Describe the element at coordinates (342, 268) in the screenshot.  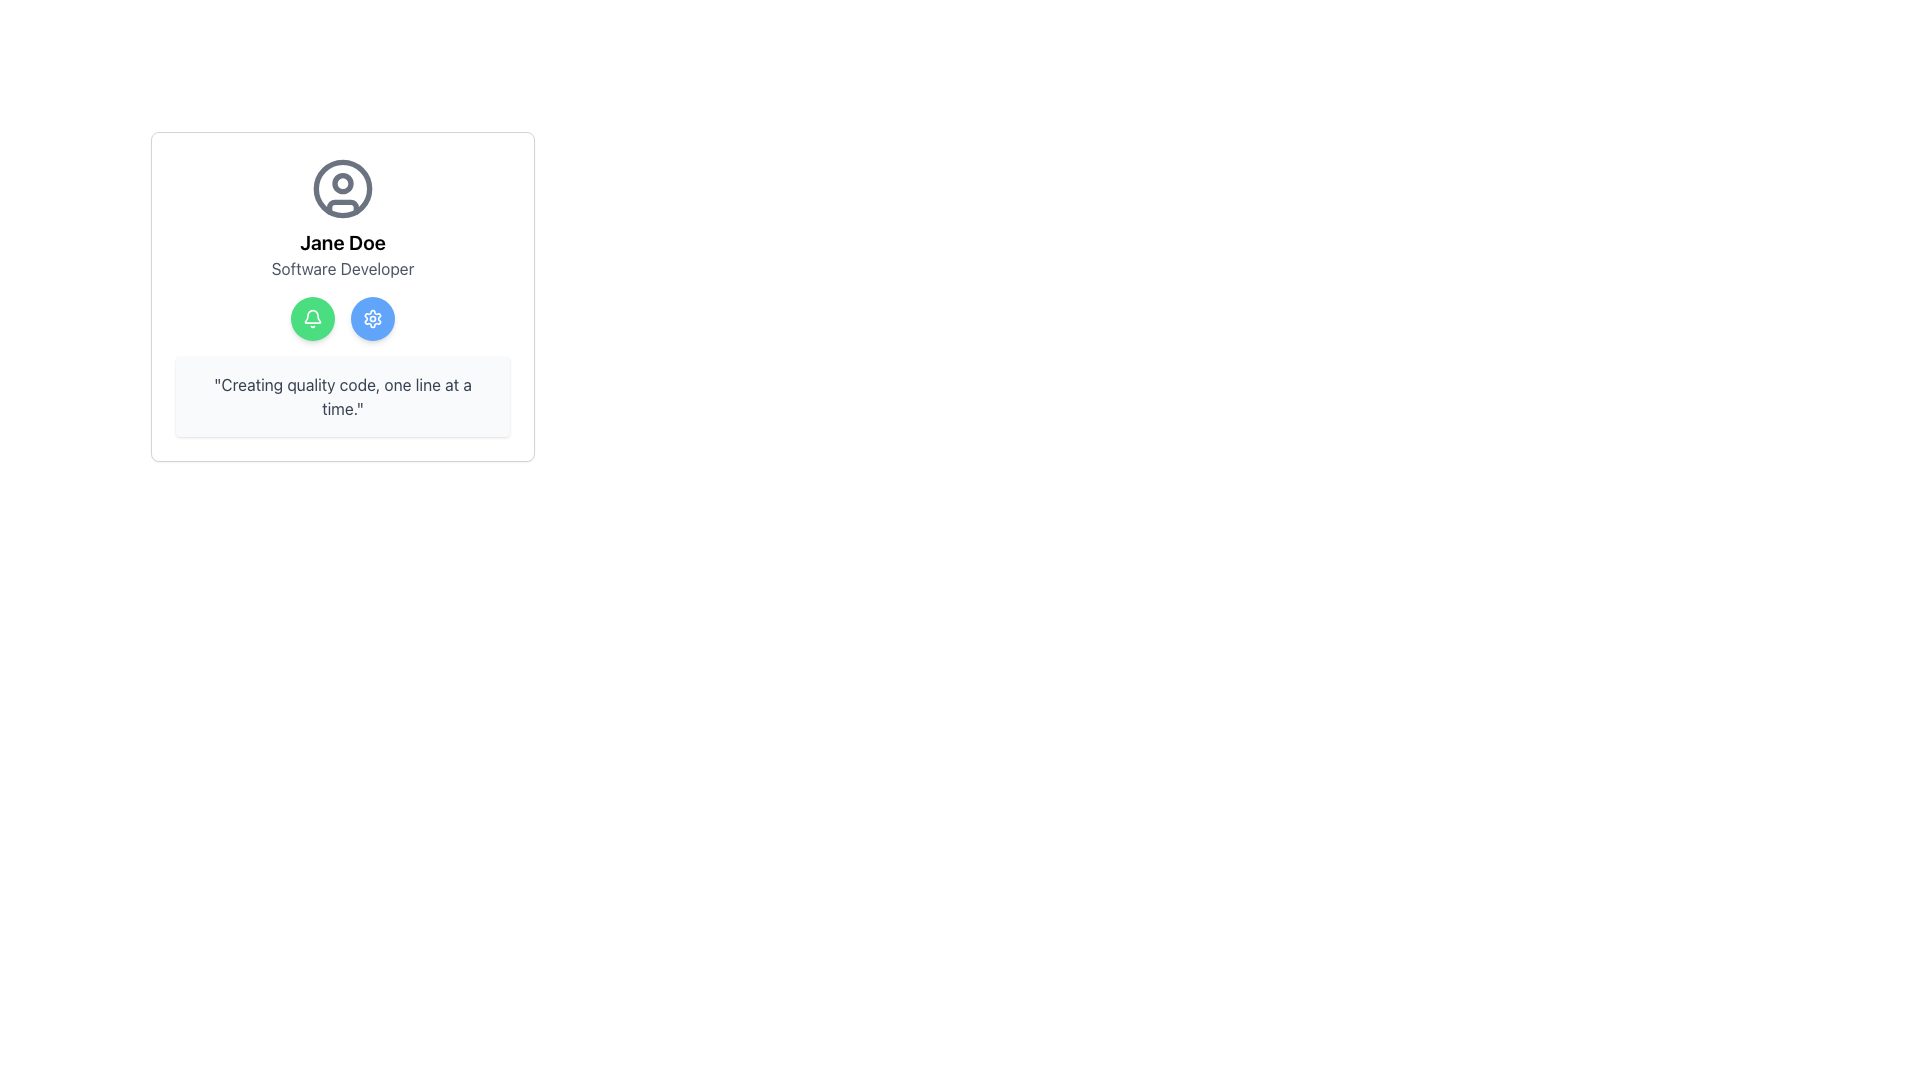
I see `the text label that reads 'Software Developer', which is styled in gray and positioned below 'Jane Doe' and above the circular icons` at that location.